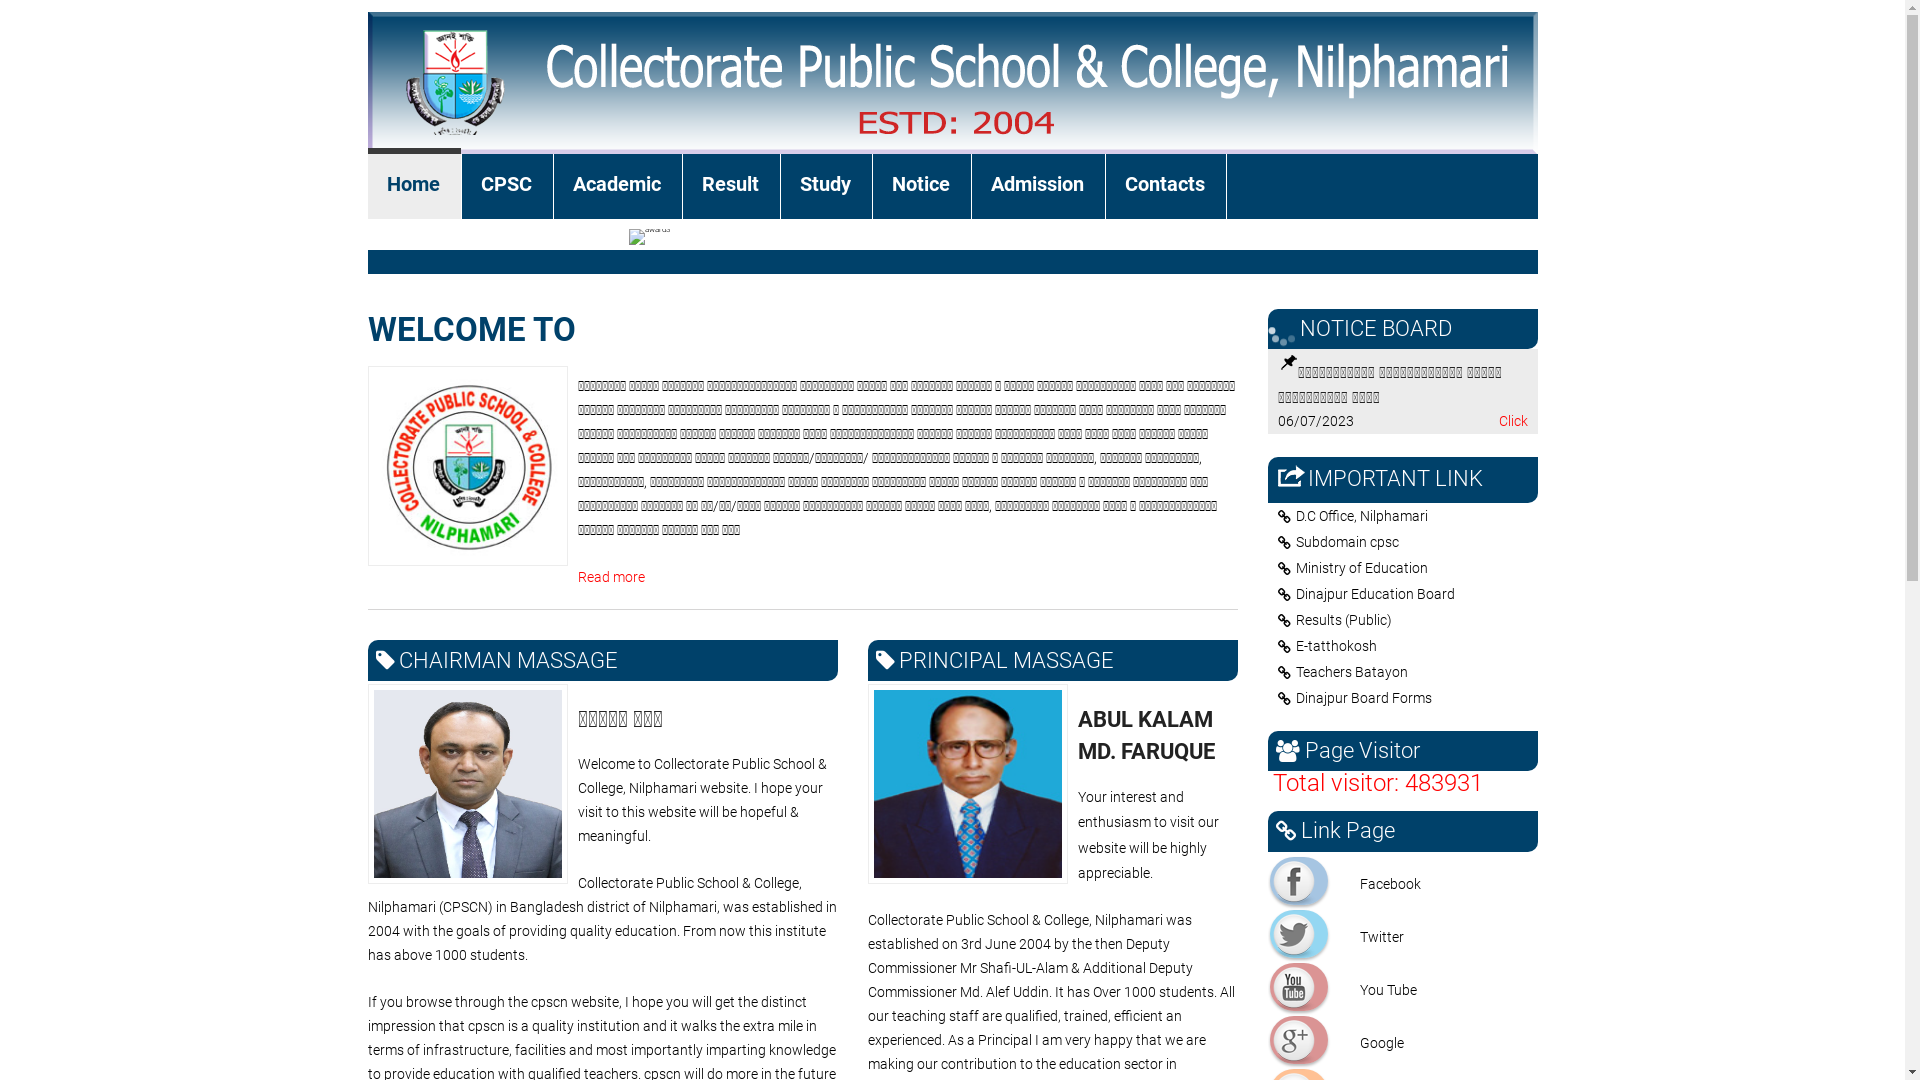  Describe the element at coordinates (1269, 879) in the screenshot. I see `'Facebook'` at that location.